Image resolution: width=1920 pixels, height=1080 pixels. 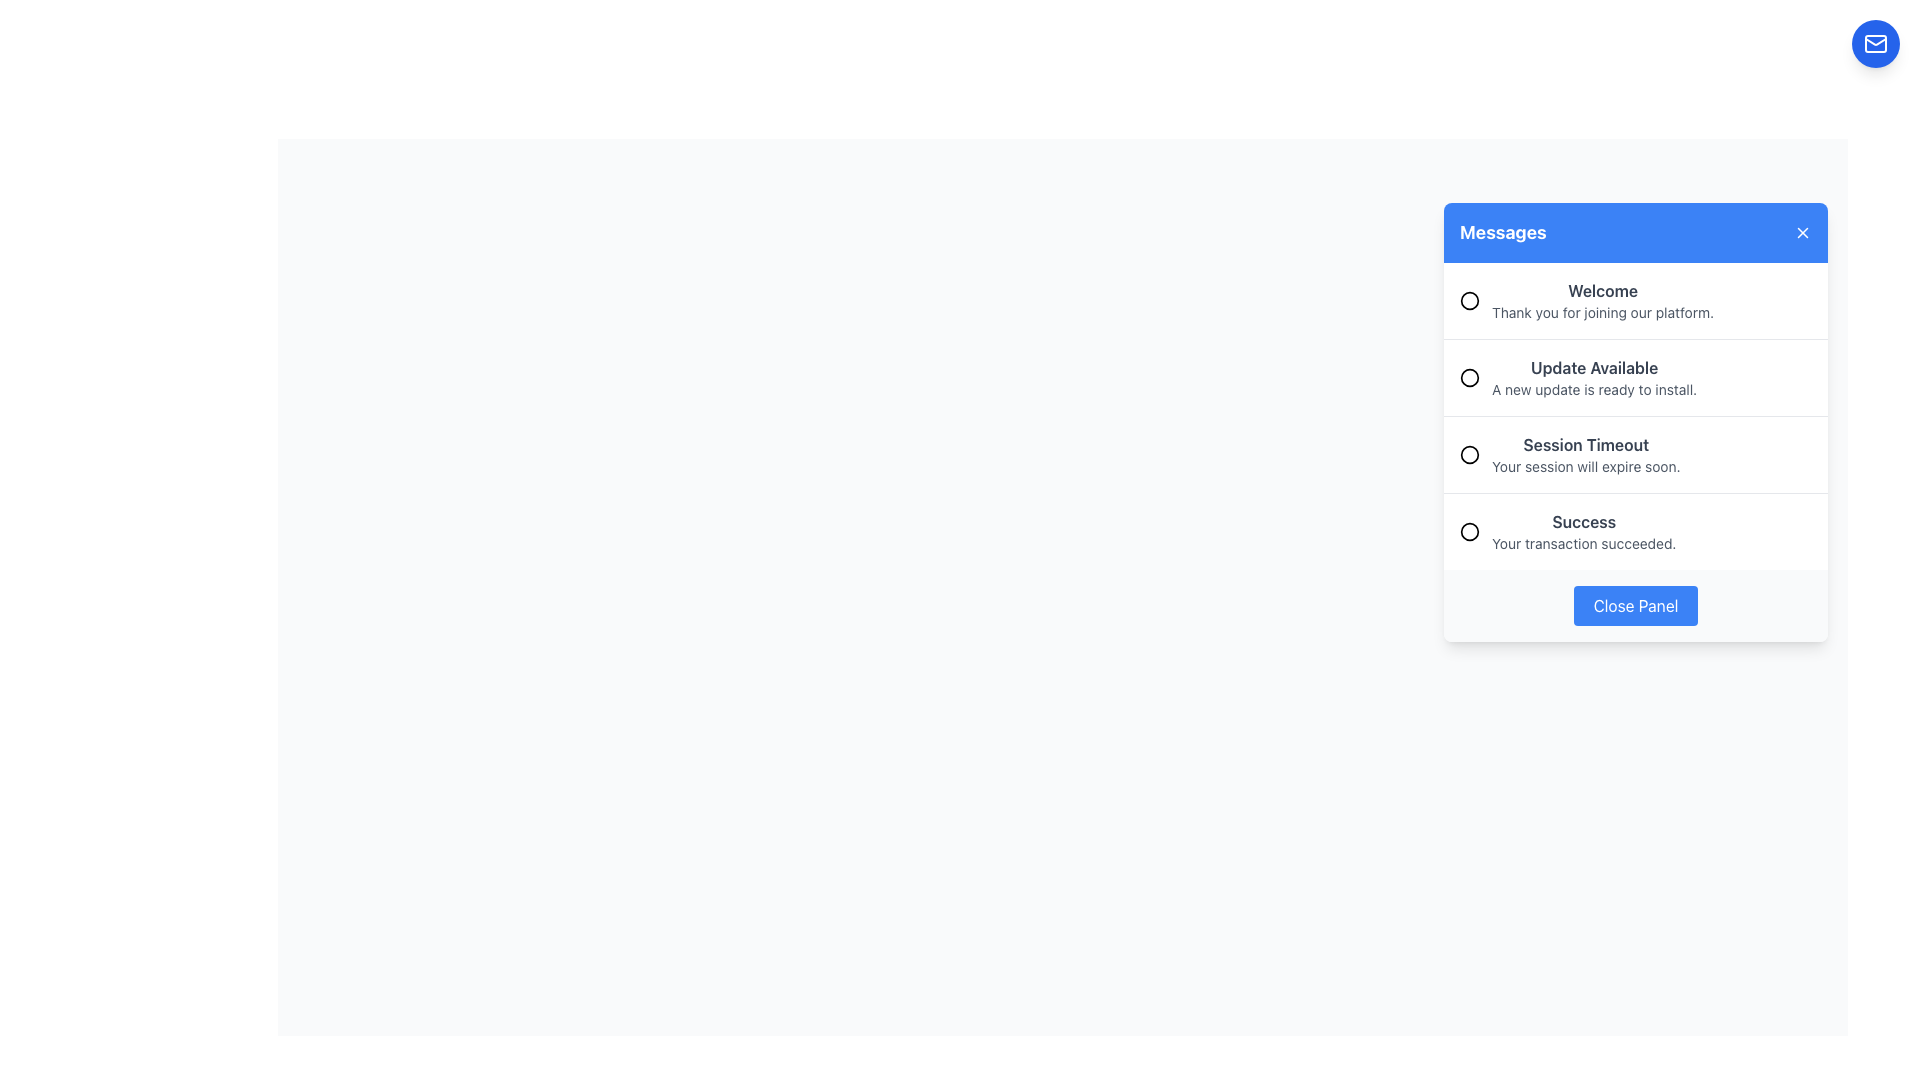 What do you see at coordinates (1469, 300) in the screenshot?
I see `the circular outlined icon with a grayscale appearance located at the left of the message row containing 'Welcome' and 'Thank you for joining our platform.'` at bounding box center [1469, 300].